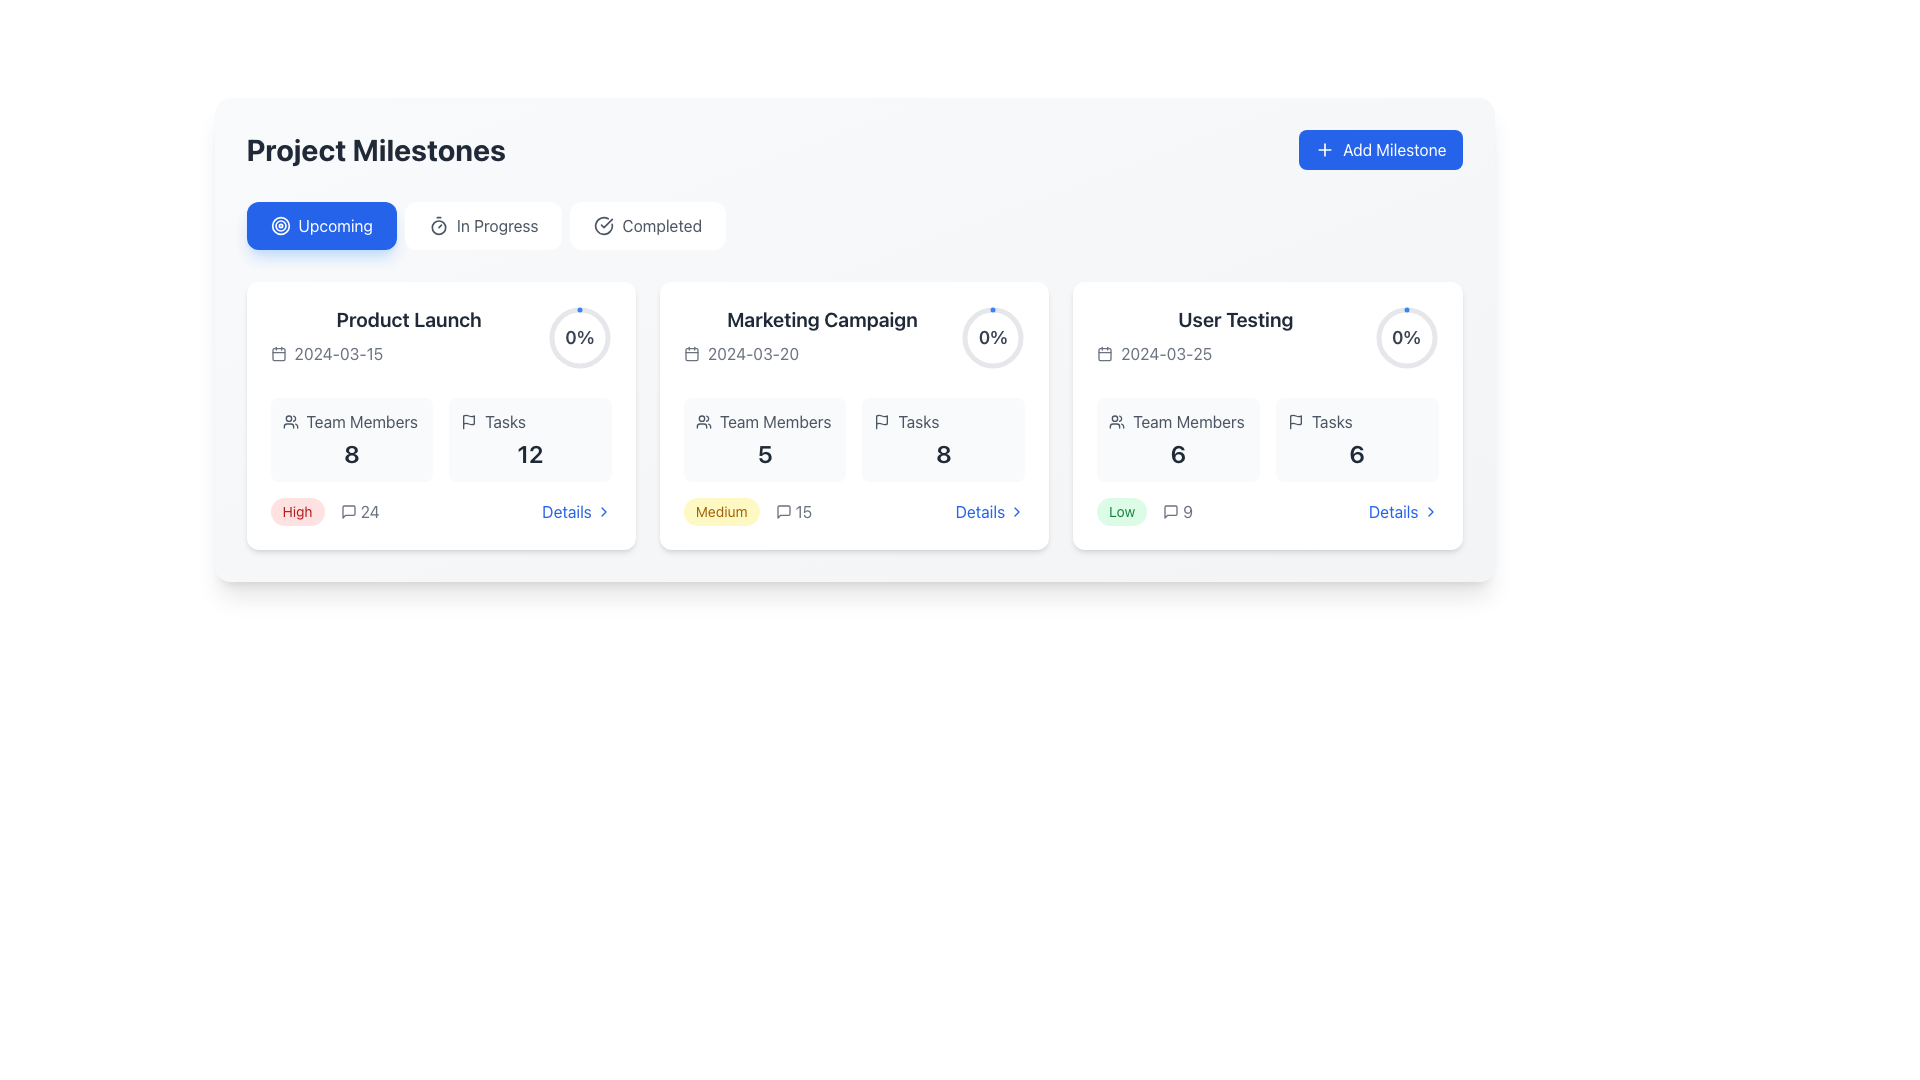 The image size is (1920, 1080). Describe the element at coordinates (822, 338) in the screenshot. I see `contextual information about the project milestone, specifically its title and associated date, located in the middle card under 'Project Milestones'` at that location.